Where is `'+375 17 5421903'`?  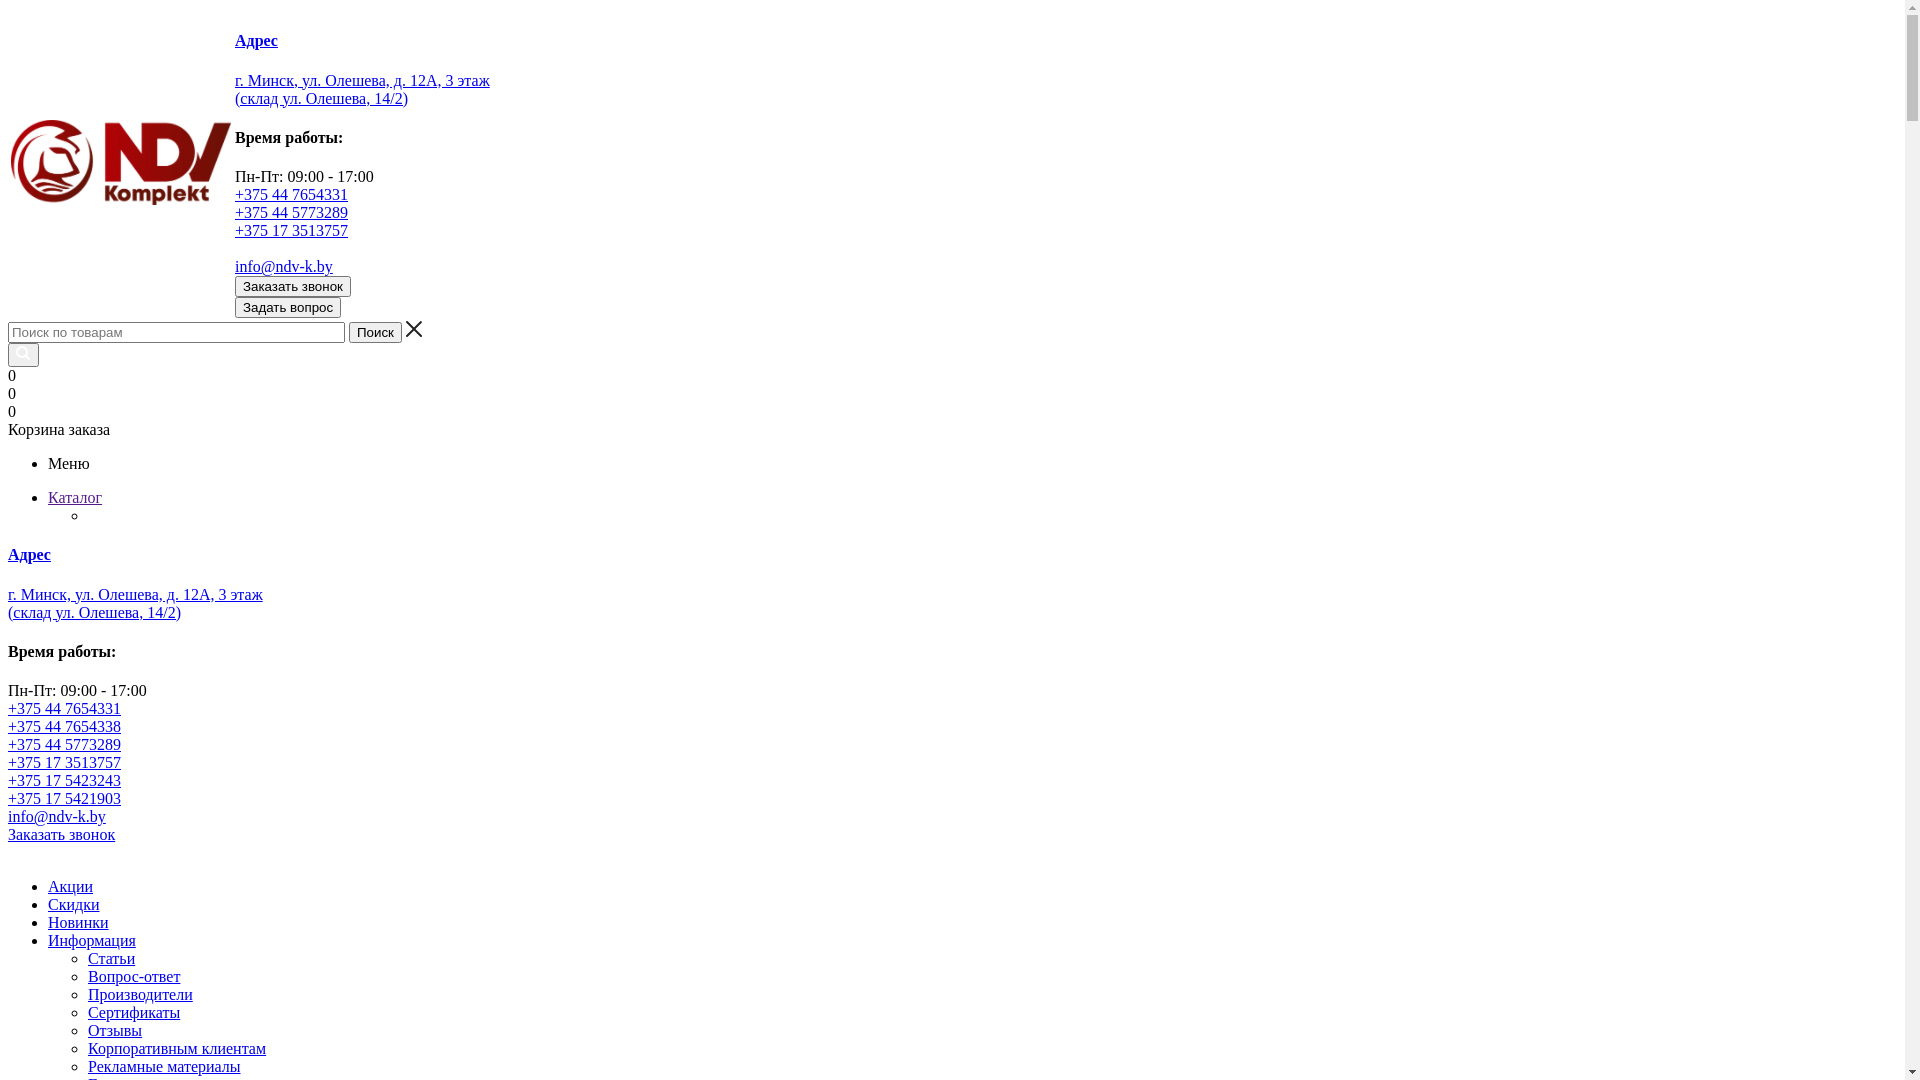 '+375 17 5421903' is located at coordinates (64, 797).